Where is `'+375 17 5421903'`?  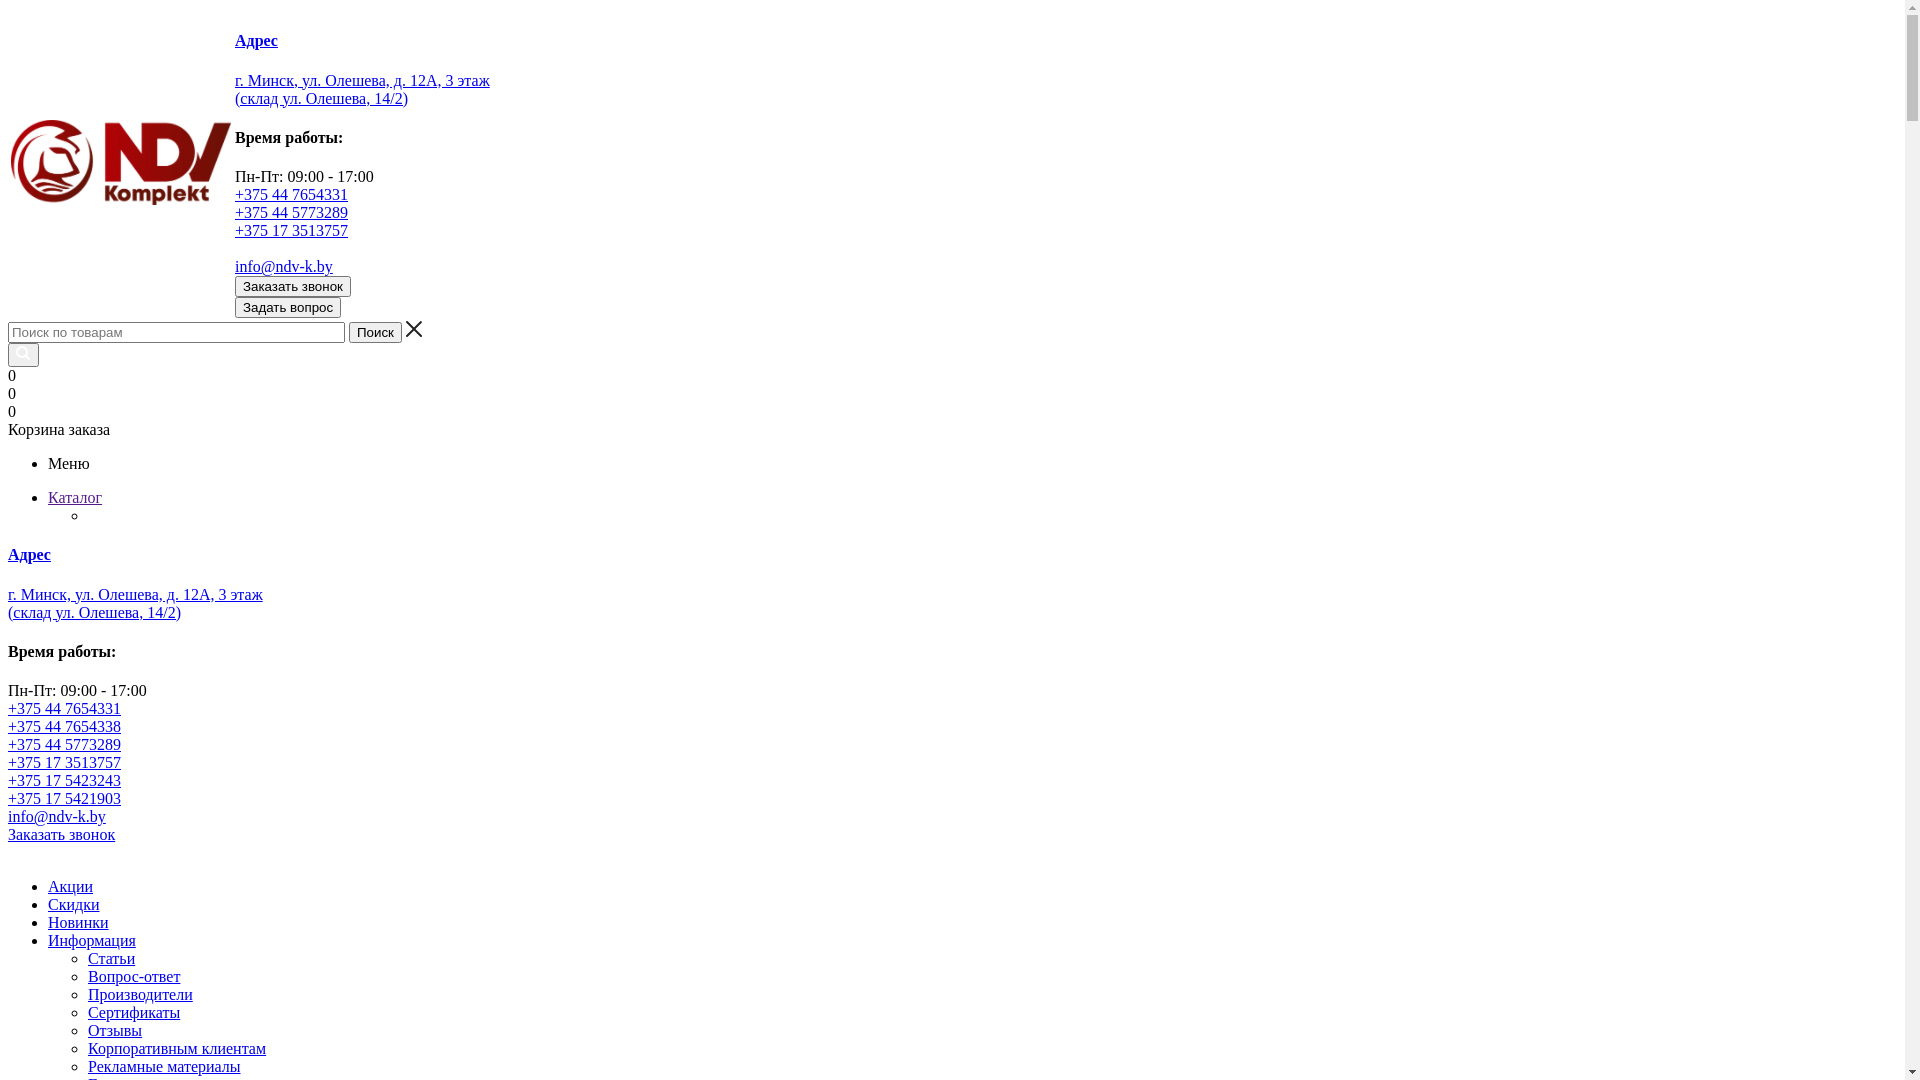 '+375 17 5421903' is located at coordinates (64, 797).